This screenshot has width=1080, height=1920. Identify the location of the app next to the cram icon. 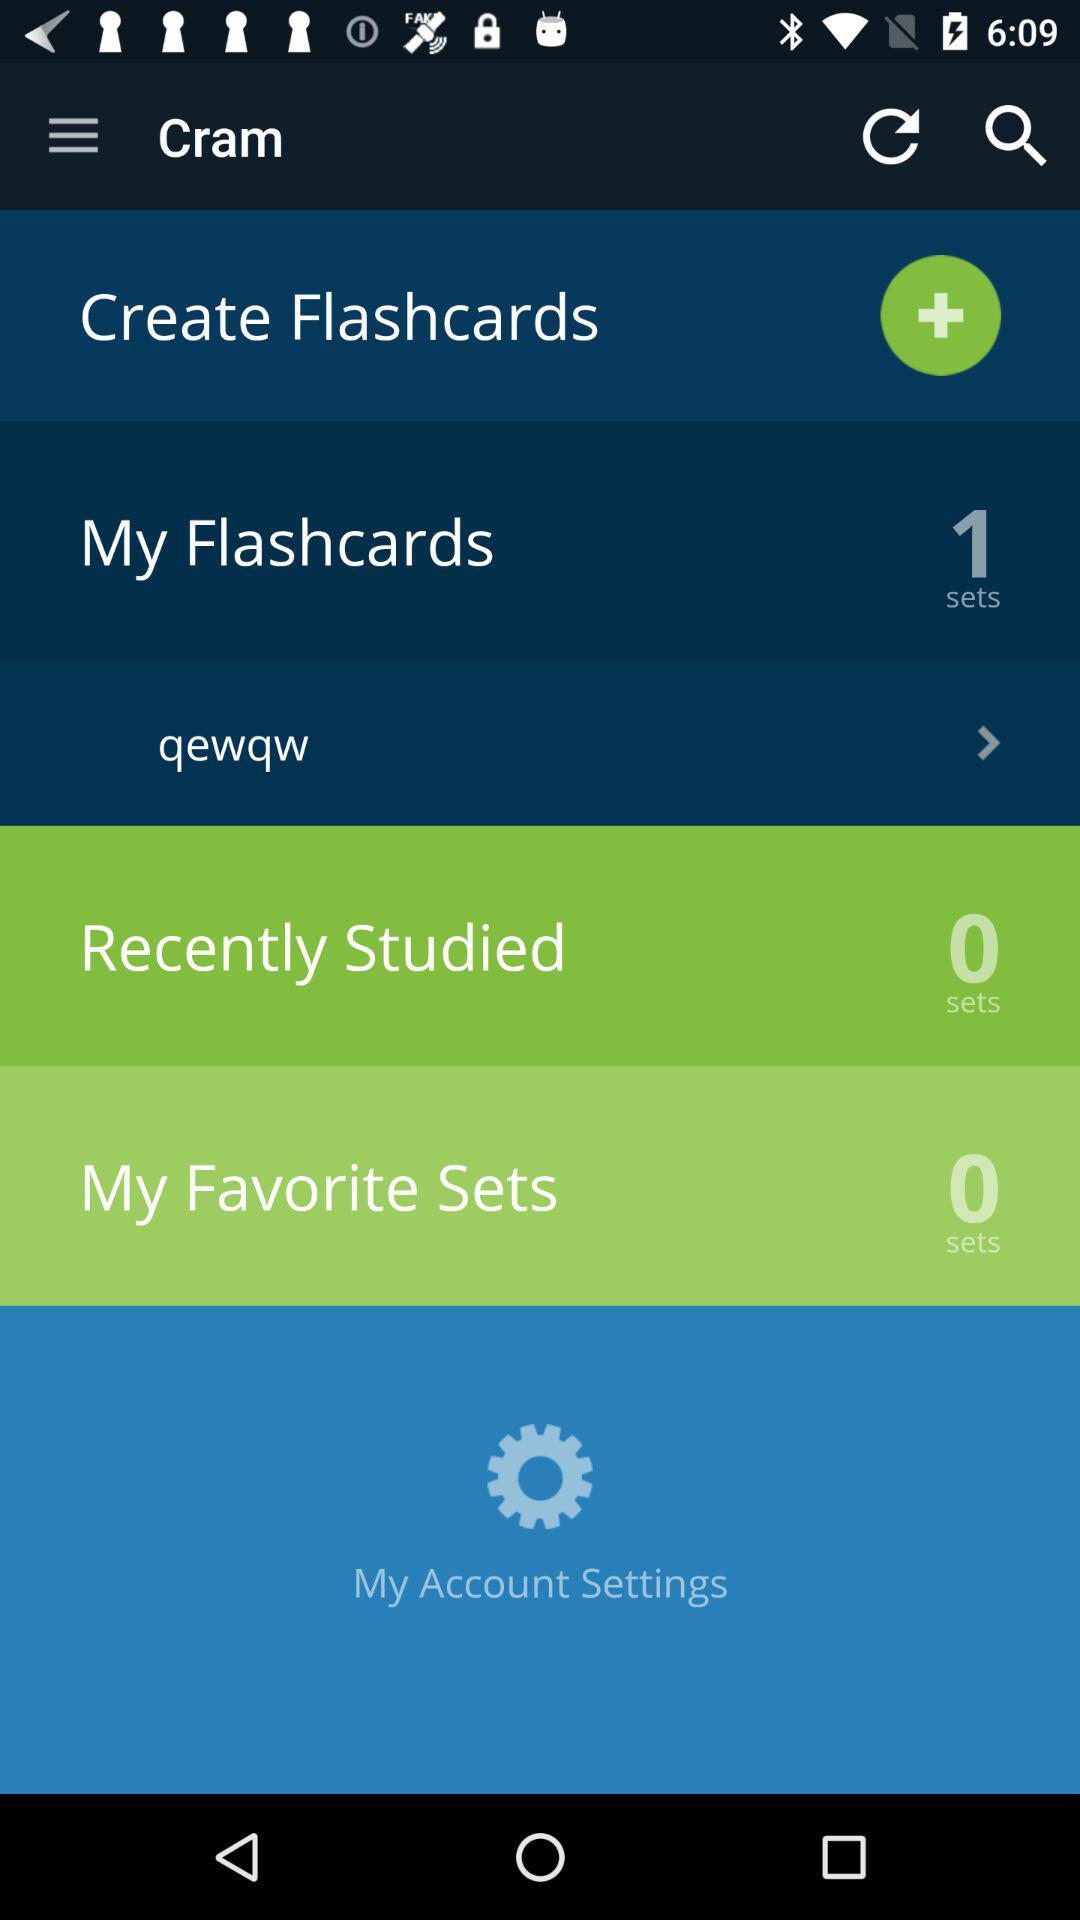
(72, 135).